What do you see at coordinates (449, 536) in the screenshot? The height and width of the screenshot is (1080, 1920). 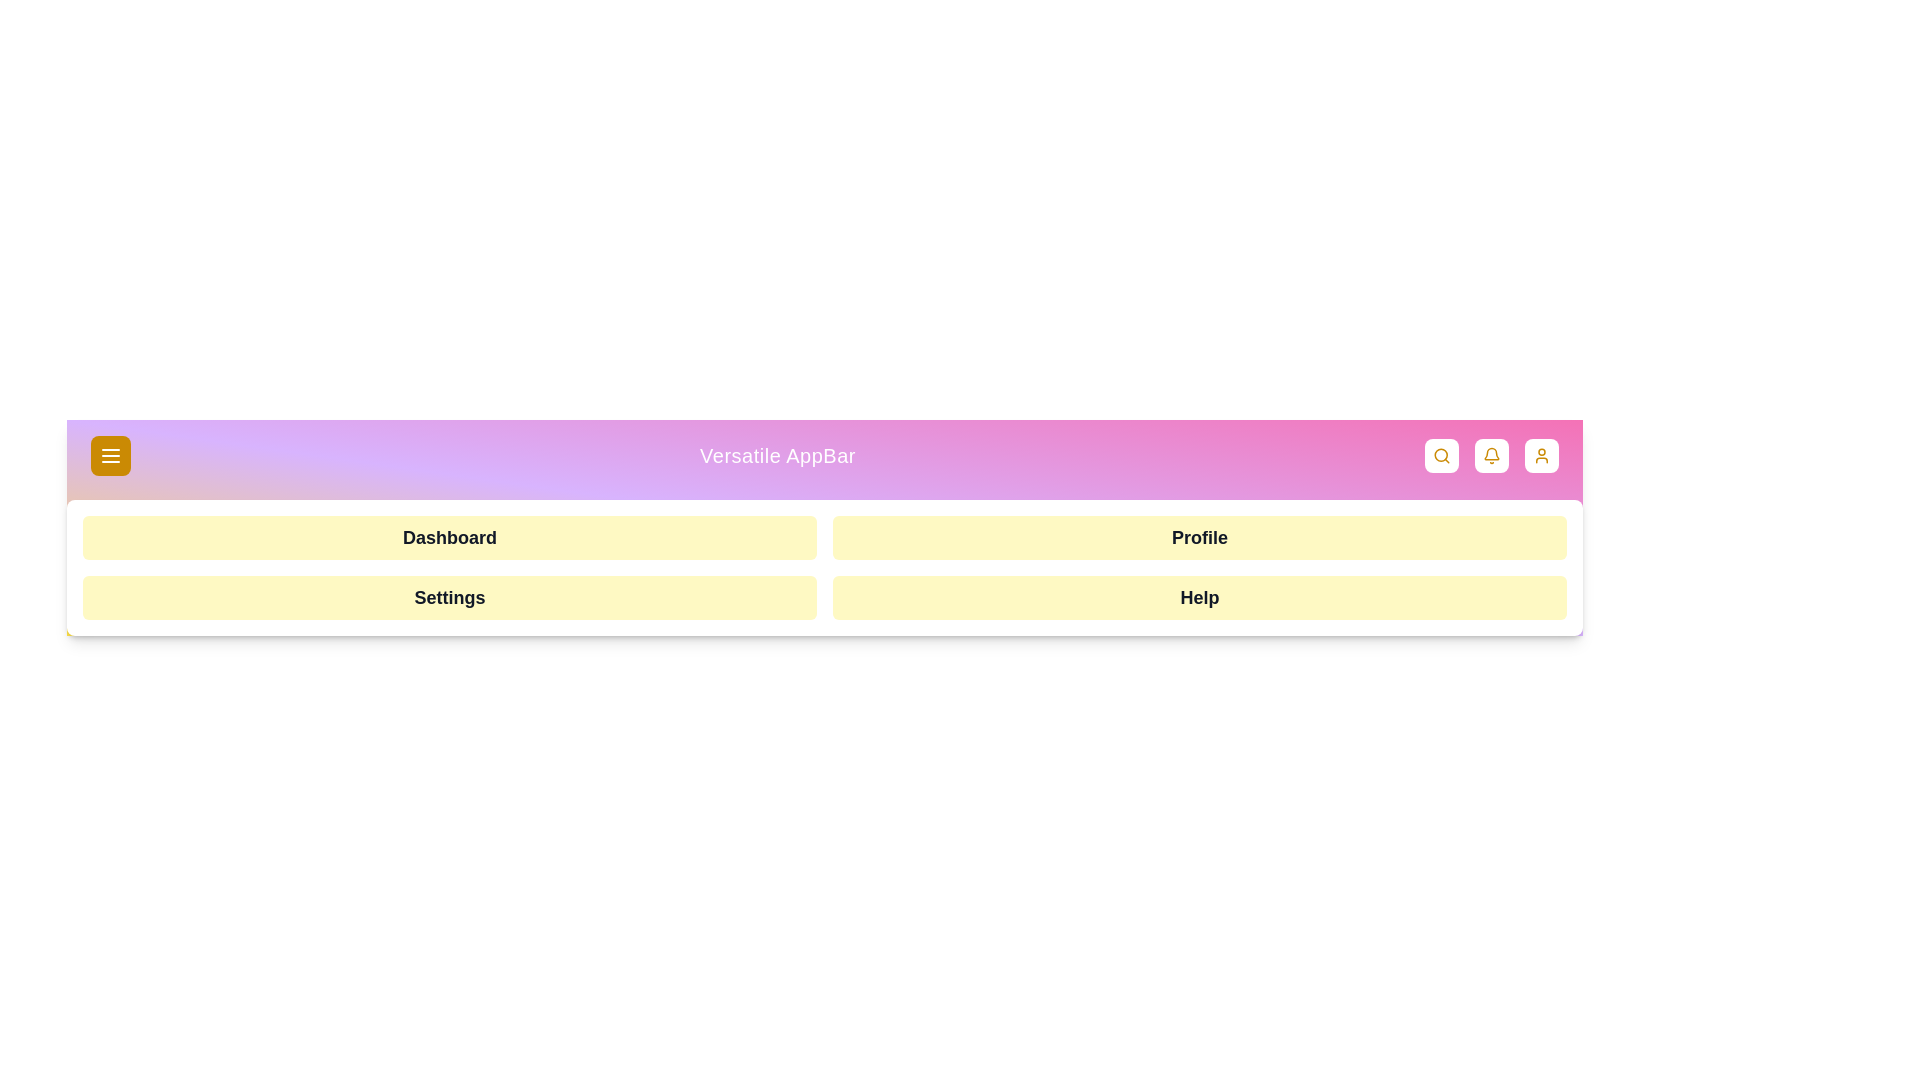 I see `the menu option Dashboard` at bounding box center [449, 536].